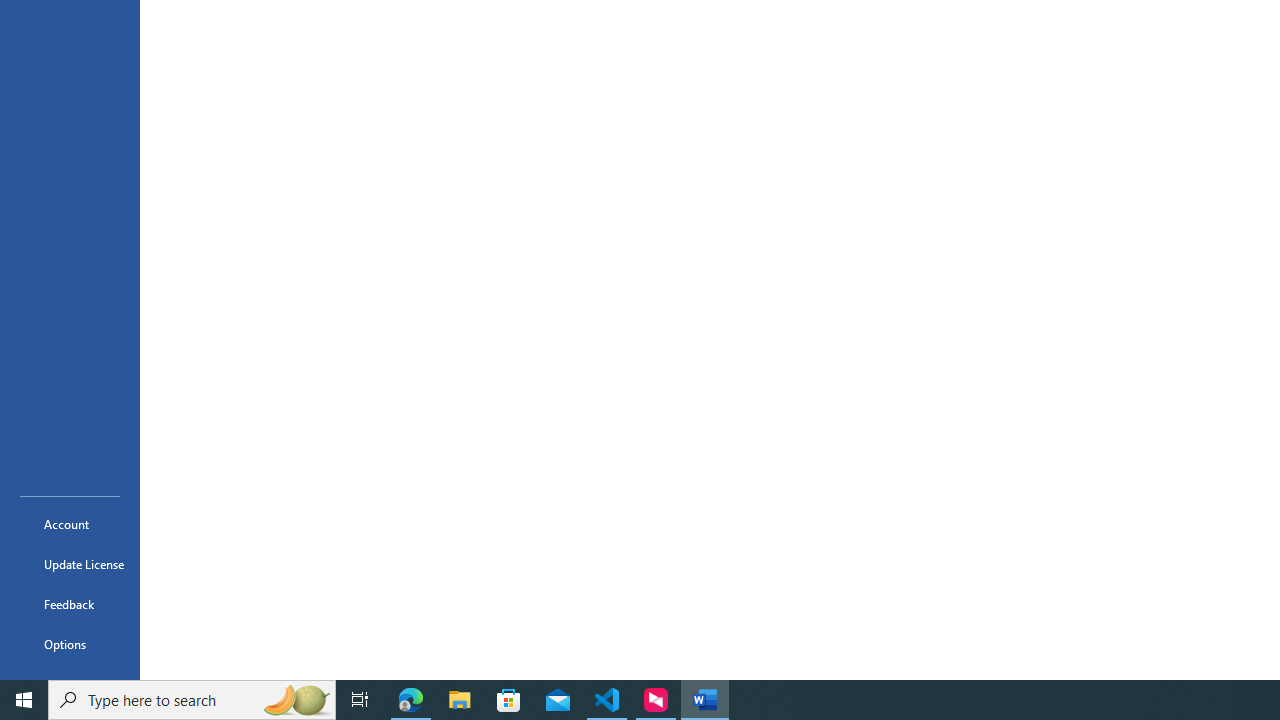  I want to click on 'Account', so click(69, 523).